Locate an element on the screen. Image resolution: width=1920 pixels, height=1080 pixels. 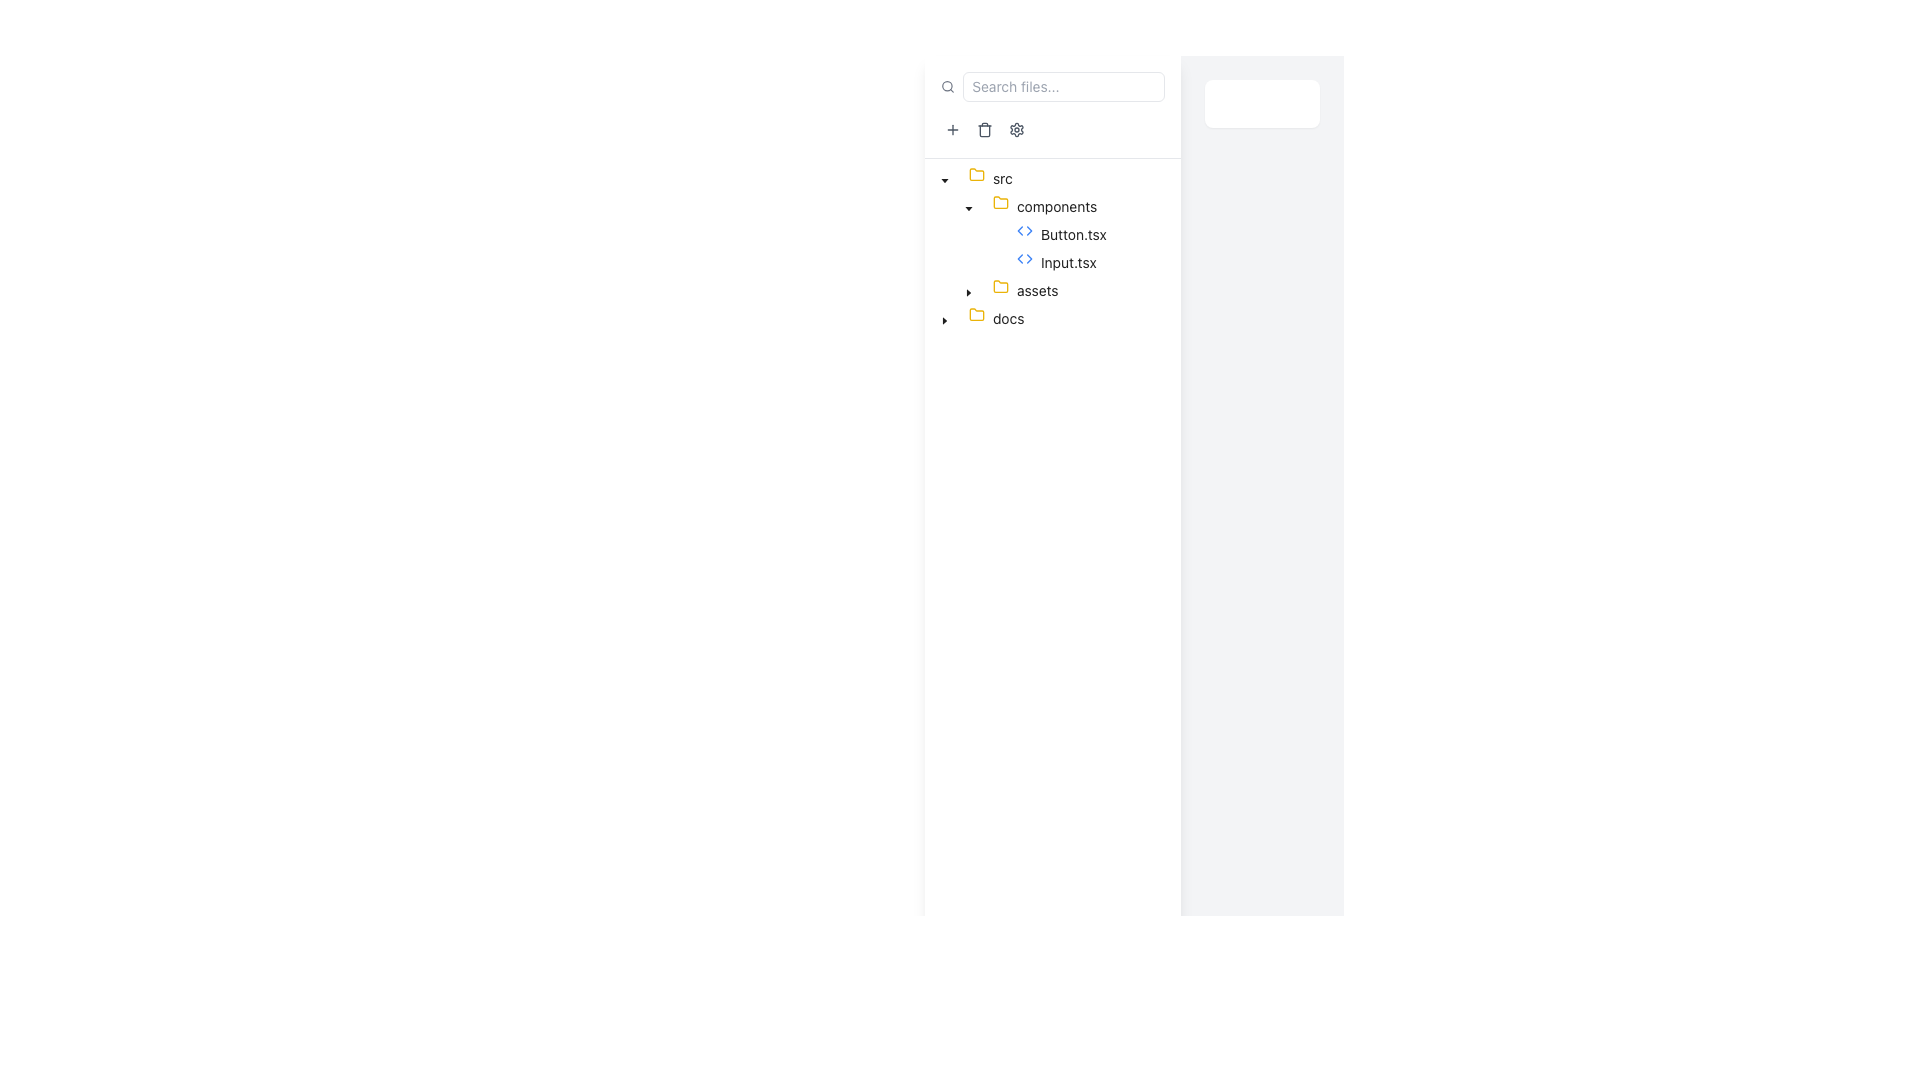
the Tree node representing the file entry named 'Input.tsx', which is the second file under the 'components' folder is located at coordinates (1051, 249).